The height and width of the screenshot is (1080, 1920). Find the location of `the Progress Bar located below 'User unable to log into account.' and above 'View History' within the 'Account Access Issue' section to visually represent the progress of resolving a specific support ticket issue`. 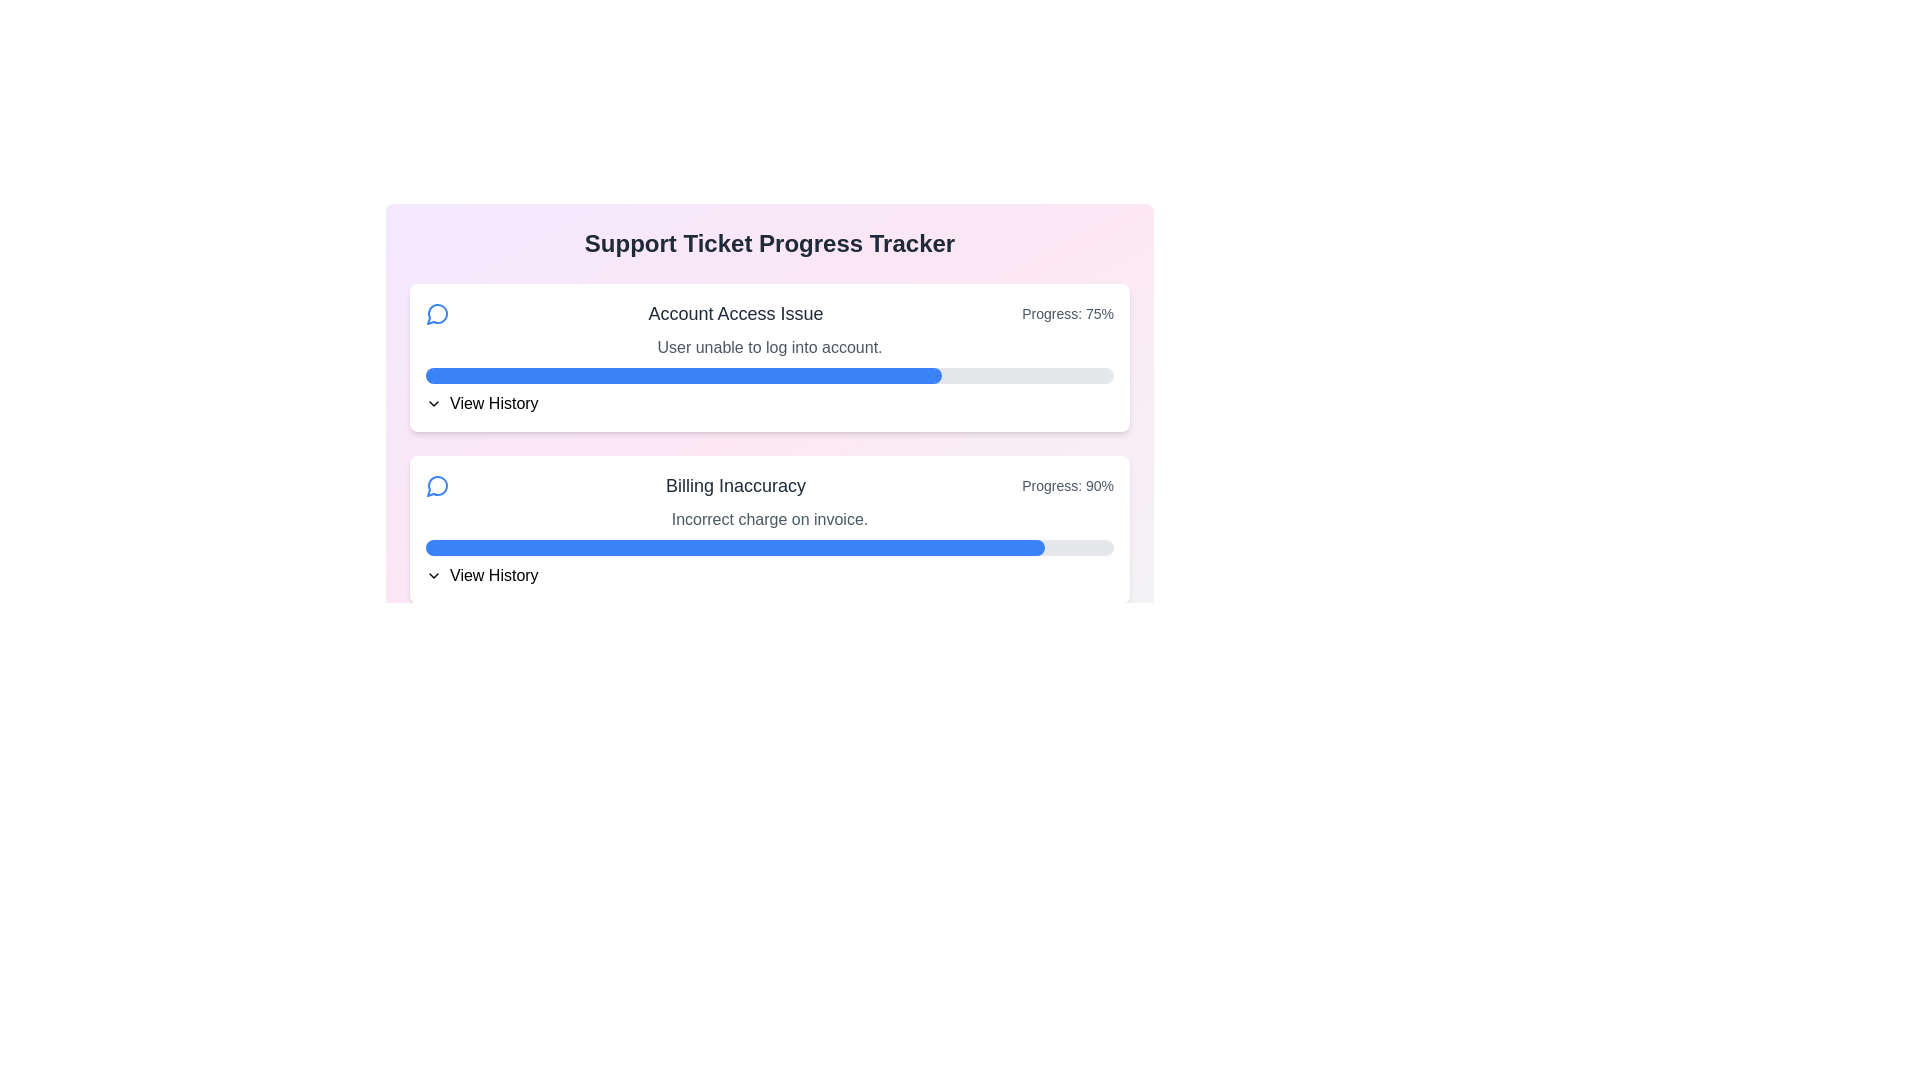

the Progress Bar located below 'User unable to log into account.' and above 'View History' within the 'Account Access Issue' section to visually represent the progress of resolving a specific support ticket issue is located at coordinates (768, 375).